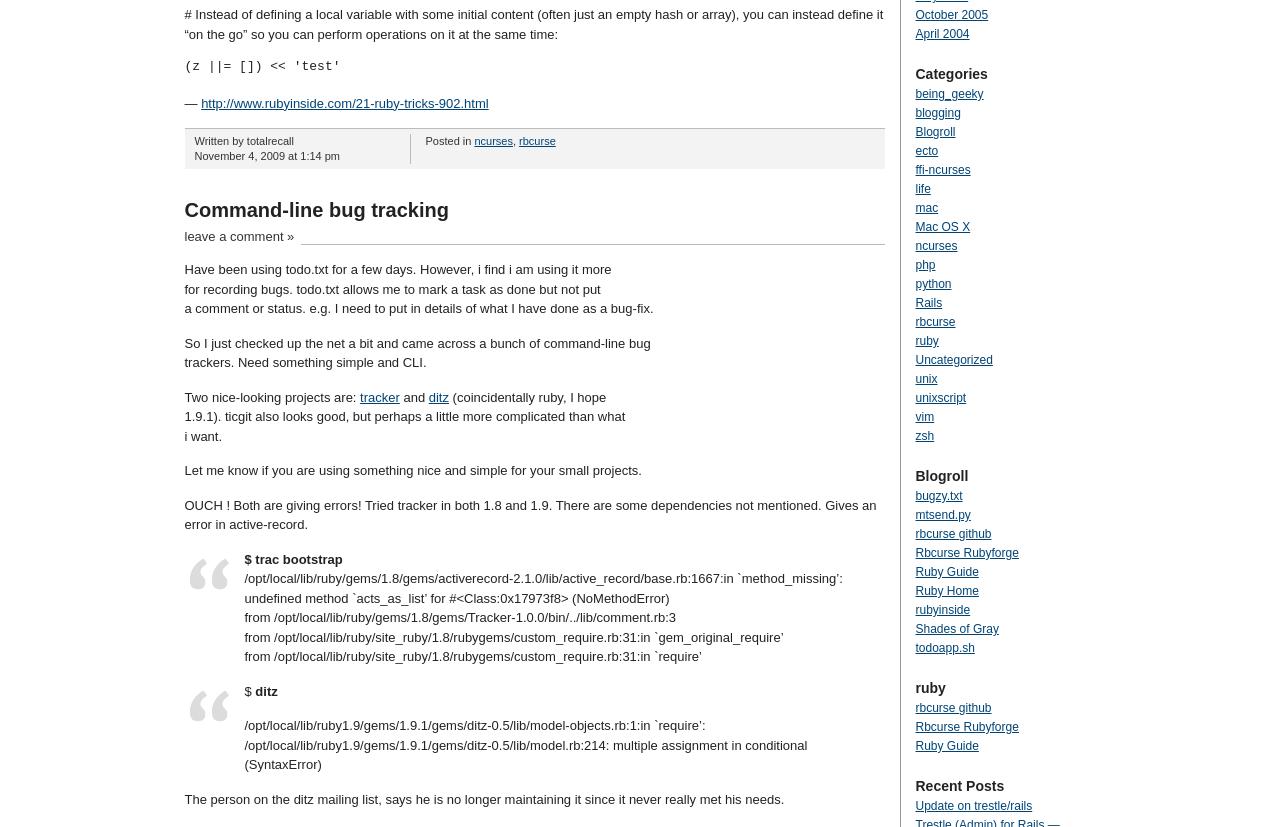 The width and height of the screenshot is (1280, 827). What do you see at coordinates (242, 557) in the screenshot?
I see `'$ trac bootstrap'` at bounding box center [242, 557].